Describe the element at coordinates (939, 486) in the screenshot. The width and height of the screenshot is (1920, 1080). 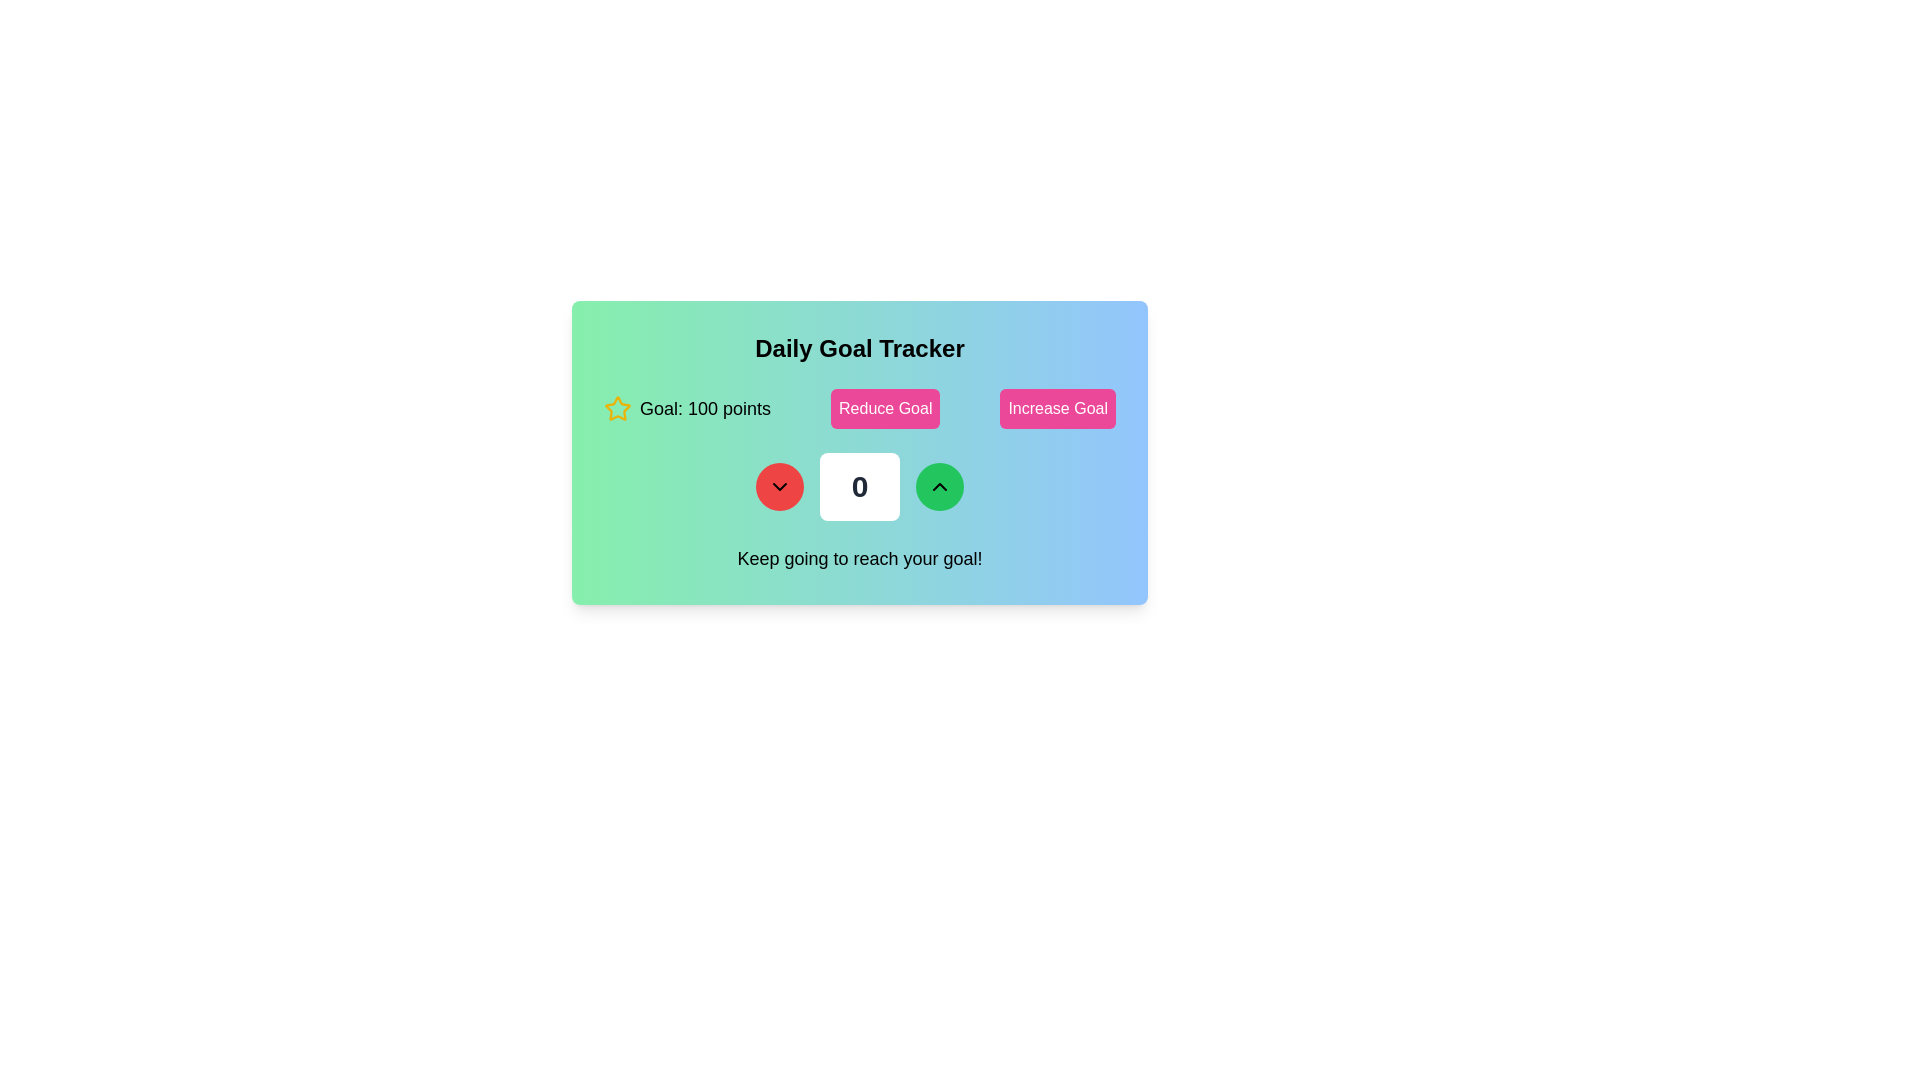
I see `the green button icon located on the right side of the numeric counter` at that location.